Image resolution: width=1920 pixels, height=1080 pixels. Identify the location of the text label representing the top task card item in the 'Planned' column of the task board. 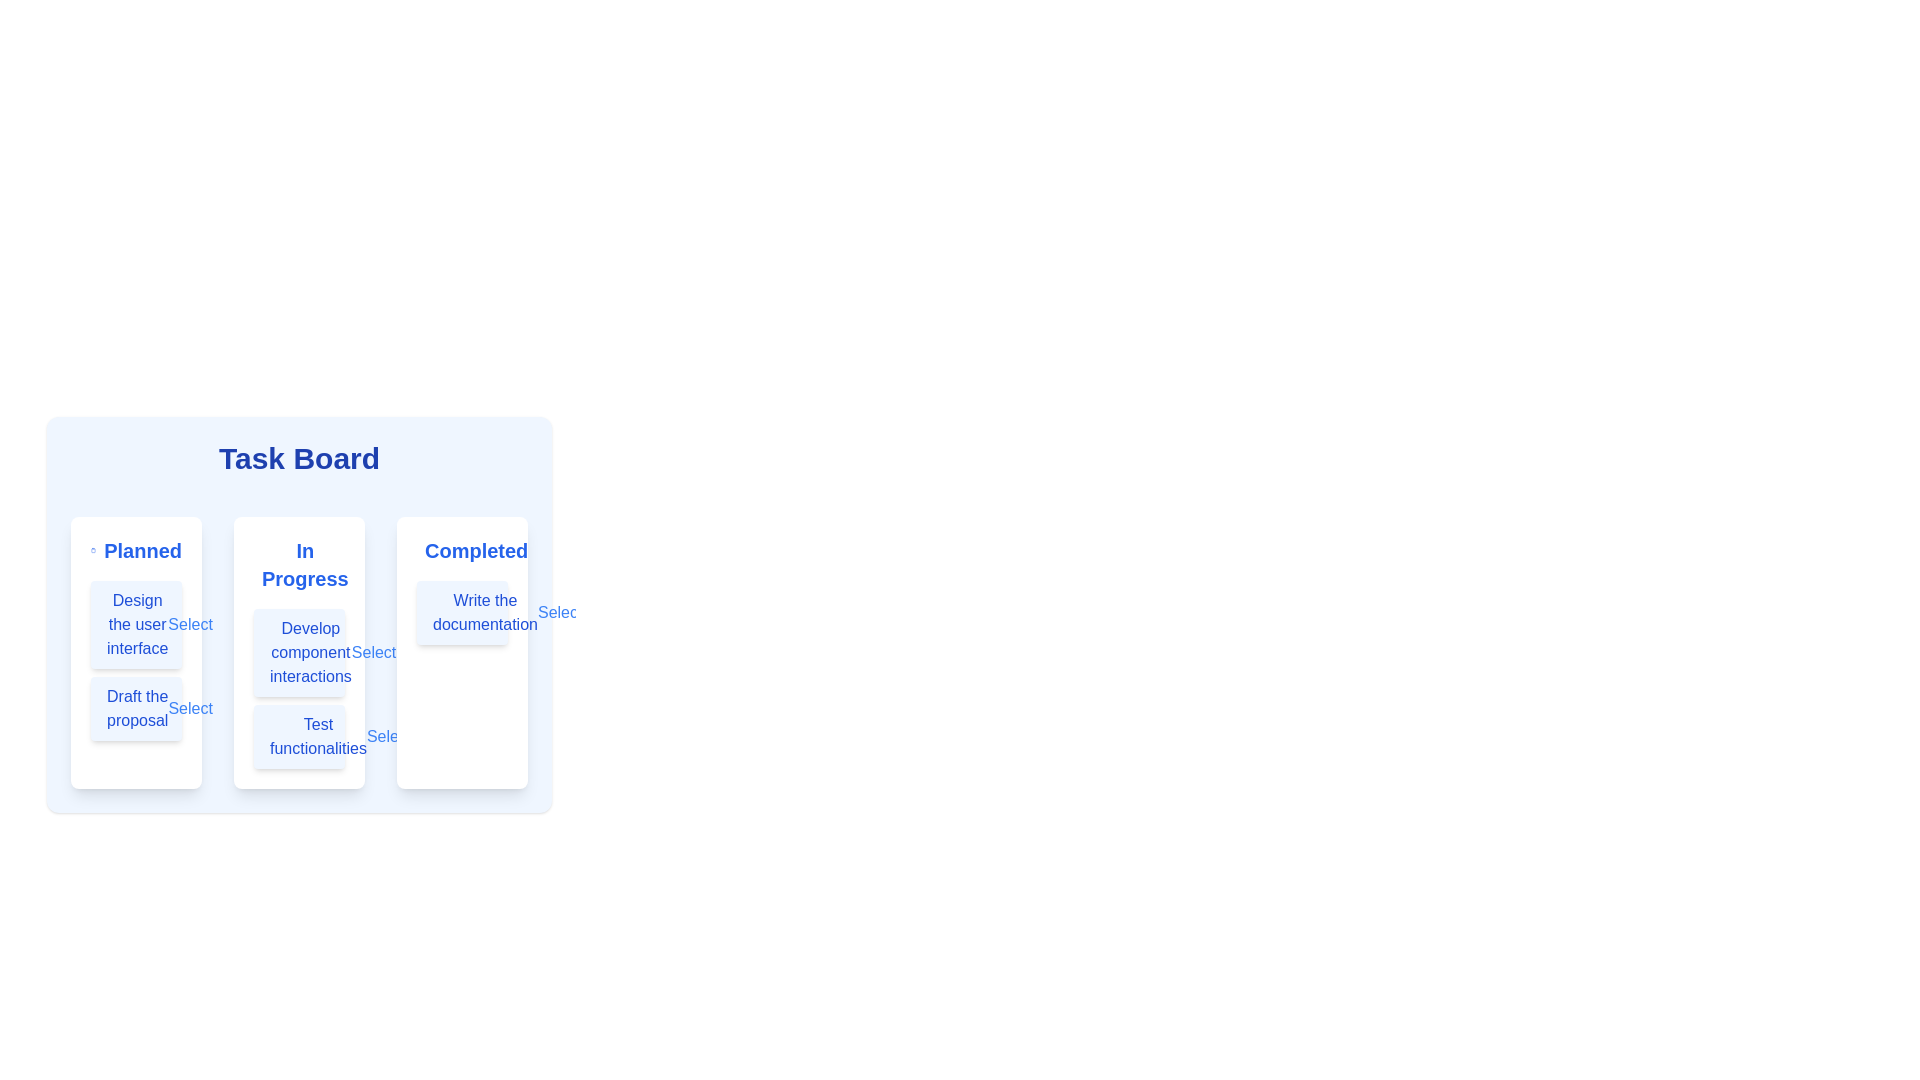
(136, 623).